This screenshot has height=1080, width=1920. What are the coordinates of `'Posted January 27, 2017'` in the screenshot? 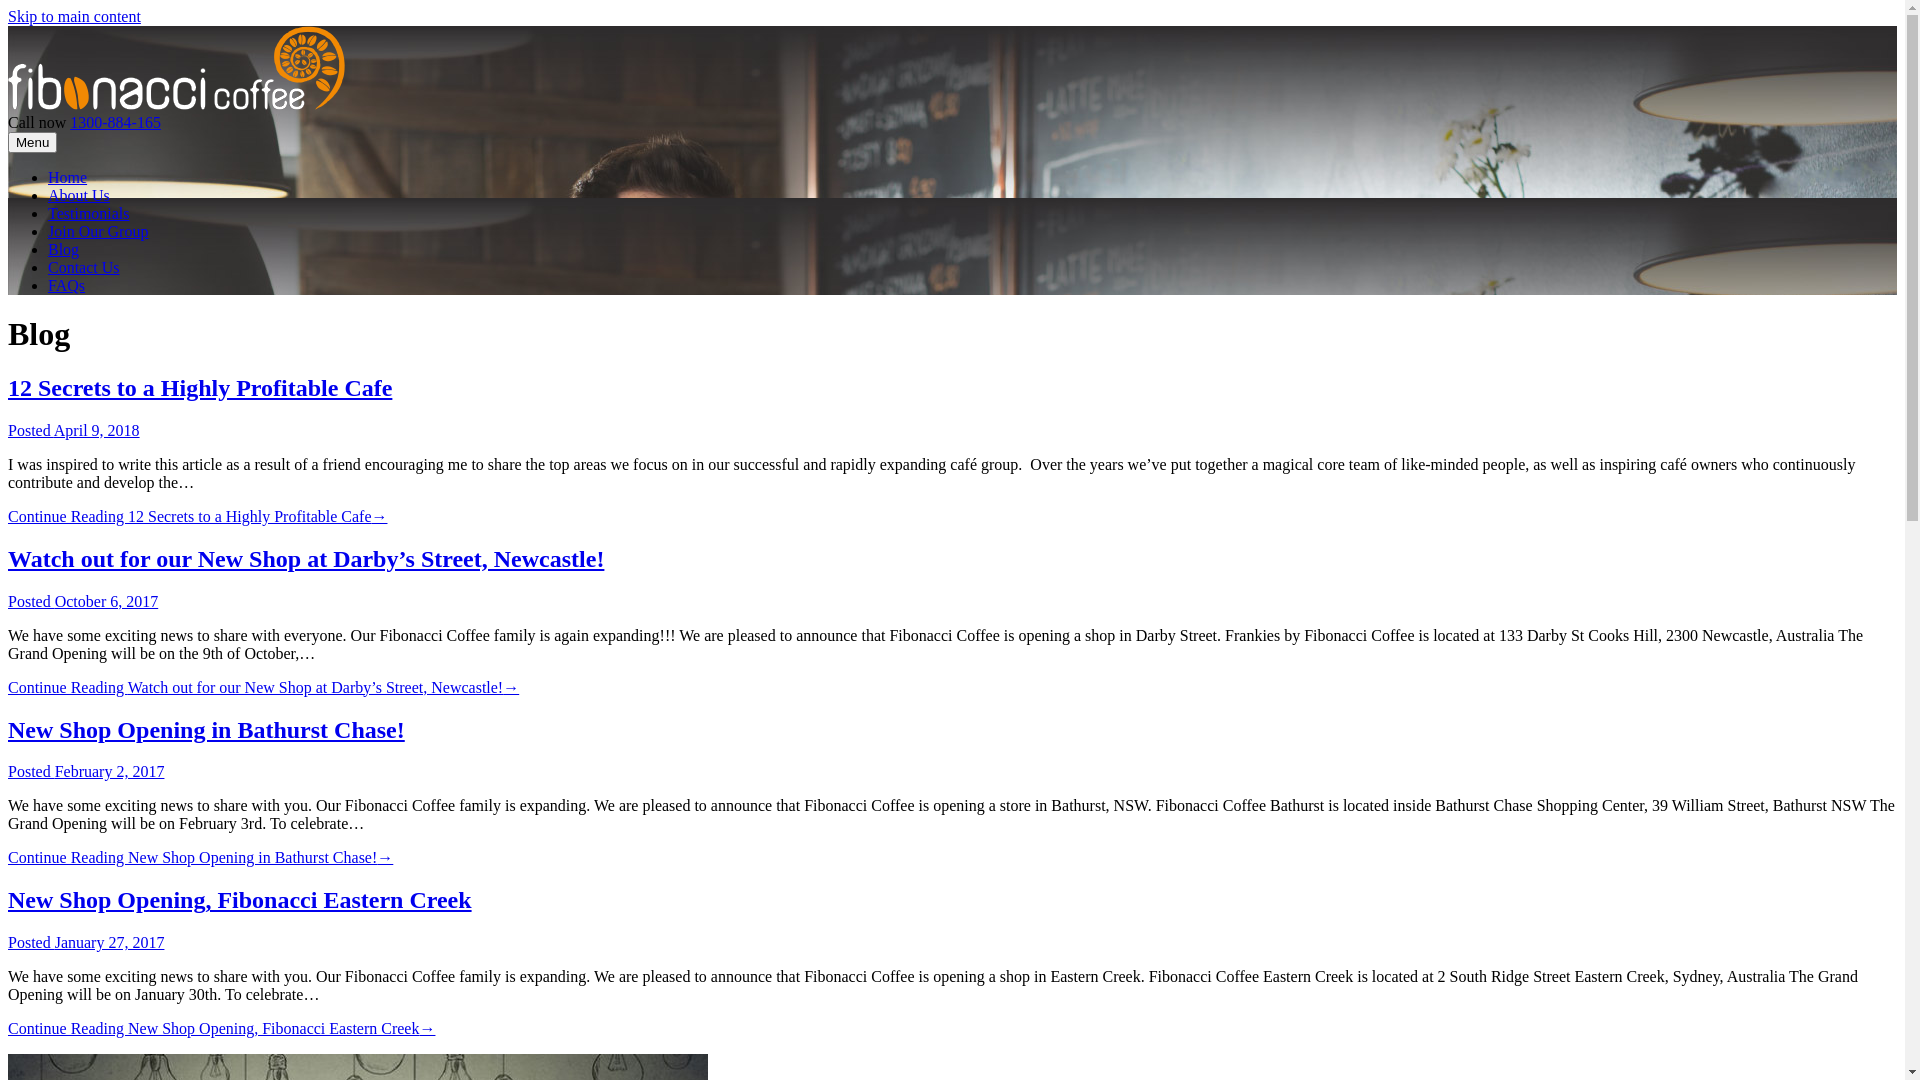 It's located at (8, 942).